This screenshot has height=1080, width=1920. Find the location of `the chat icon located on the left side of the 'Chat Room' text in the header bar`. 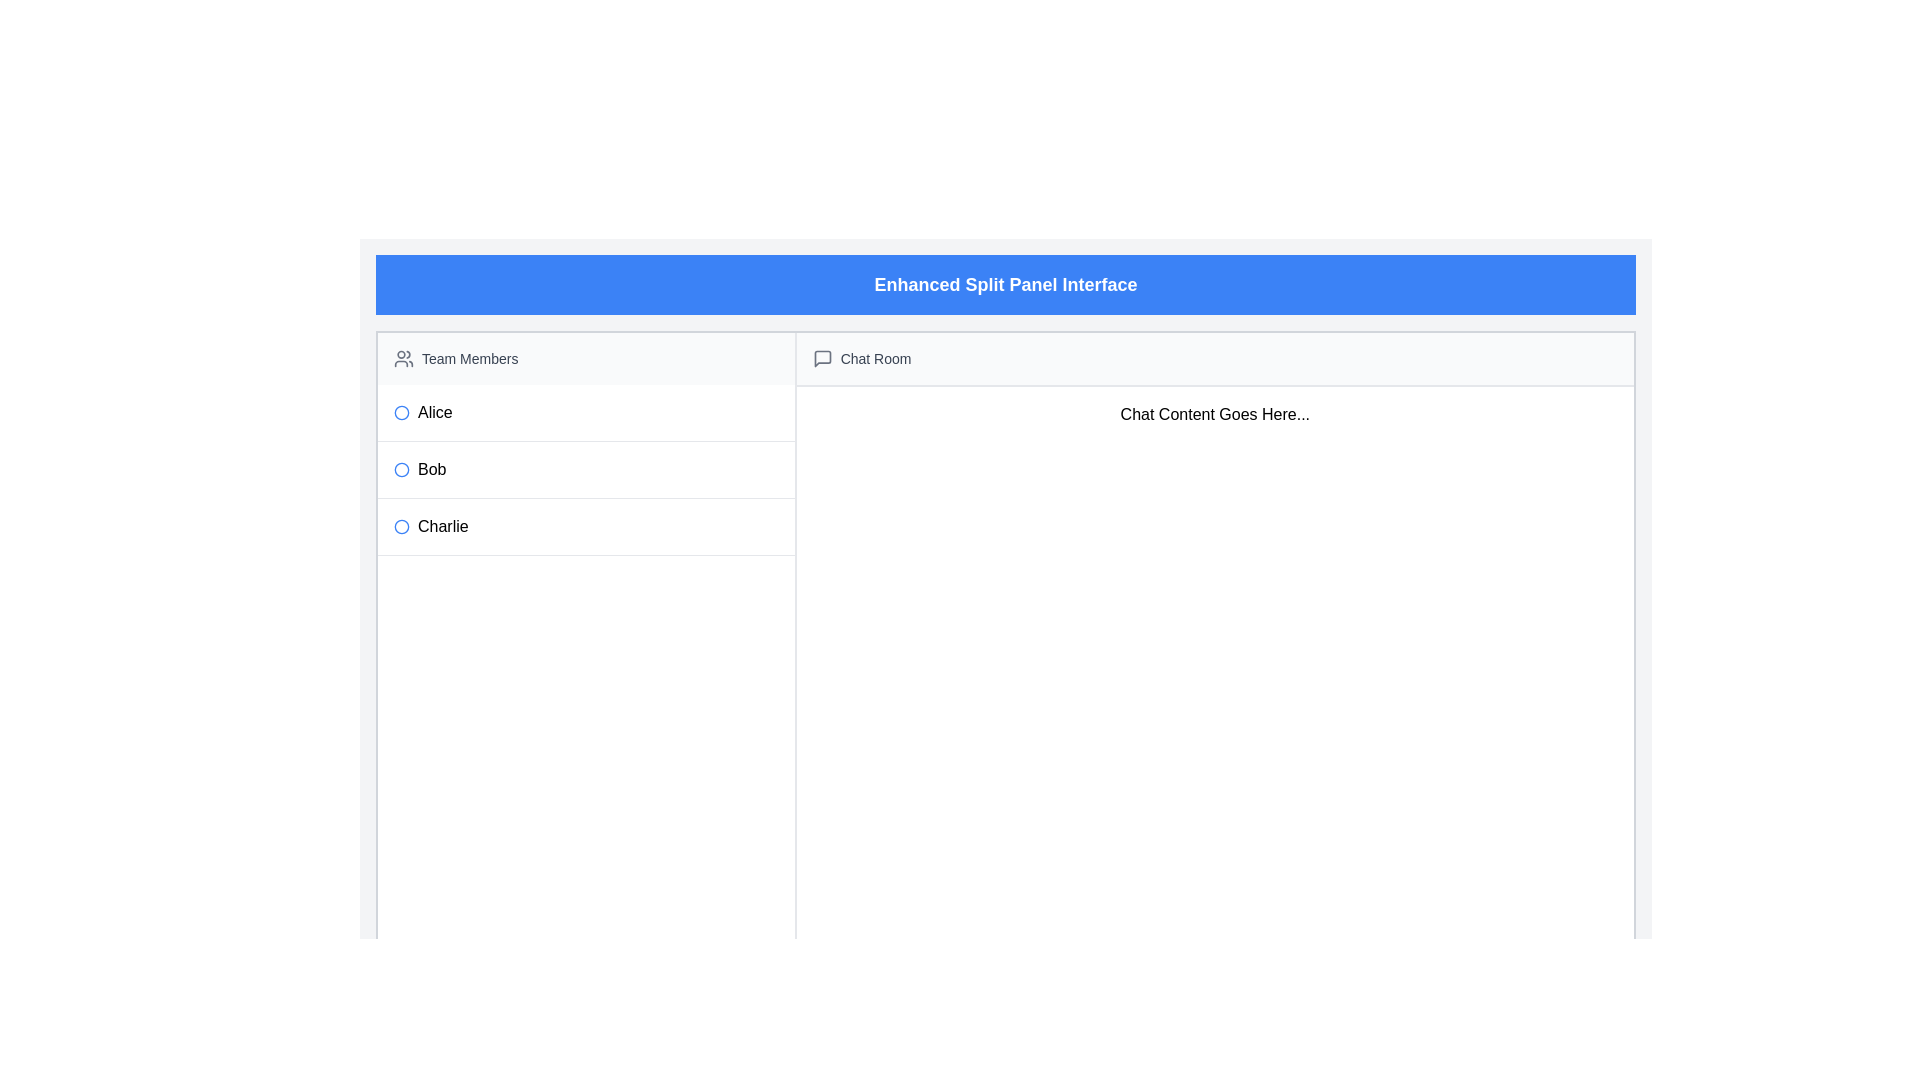

the chat icon located on the left side of the 'Chat Room' text in the header bar is located at coordinates (822, 357).